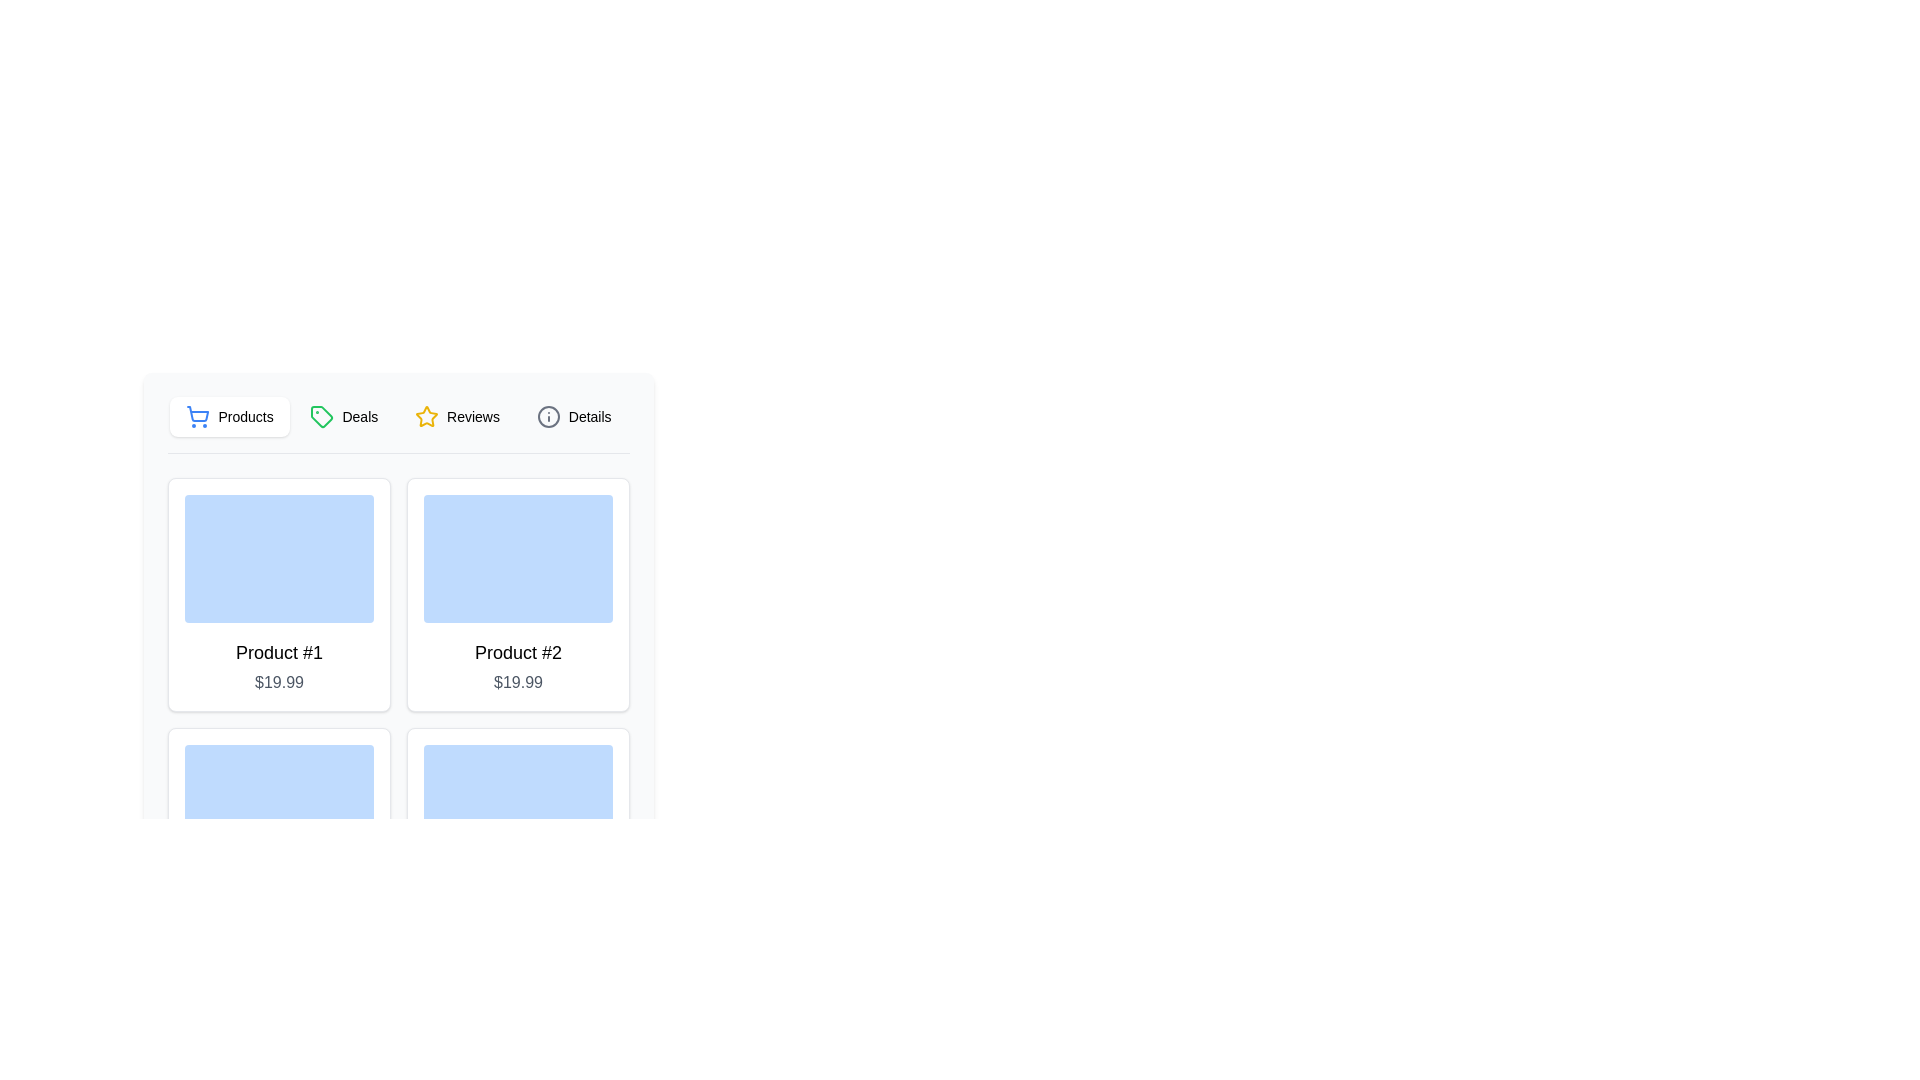  Describe the element at coordinates (230, 415) in the screenshot. I see `the 'Products' navigation button located in the top-left corner of the button group in the navigation bar` at that location.